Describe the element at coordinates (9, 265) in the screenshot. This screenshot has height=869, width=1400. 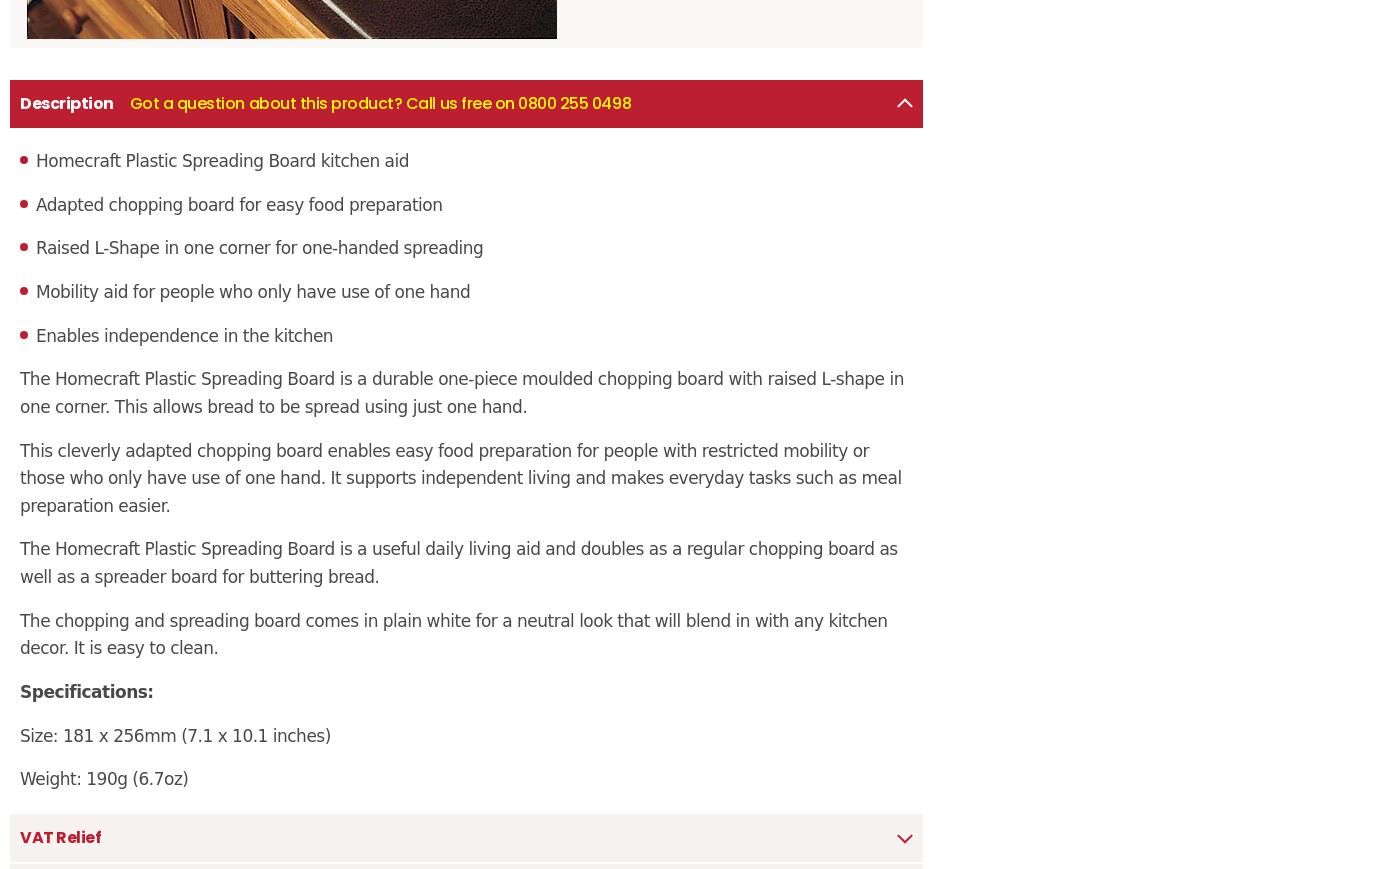
I see `'VAT exemption'` at that location.